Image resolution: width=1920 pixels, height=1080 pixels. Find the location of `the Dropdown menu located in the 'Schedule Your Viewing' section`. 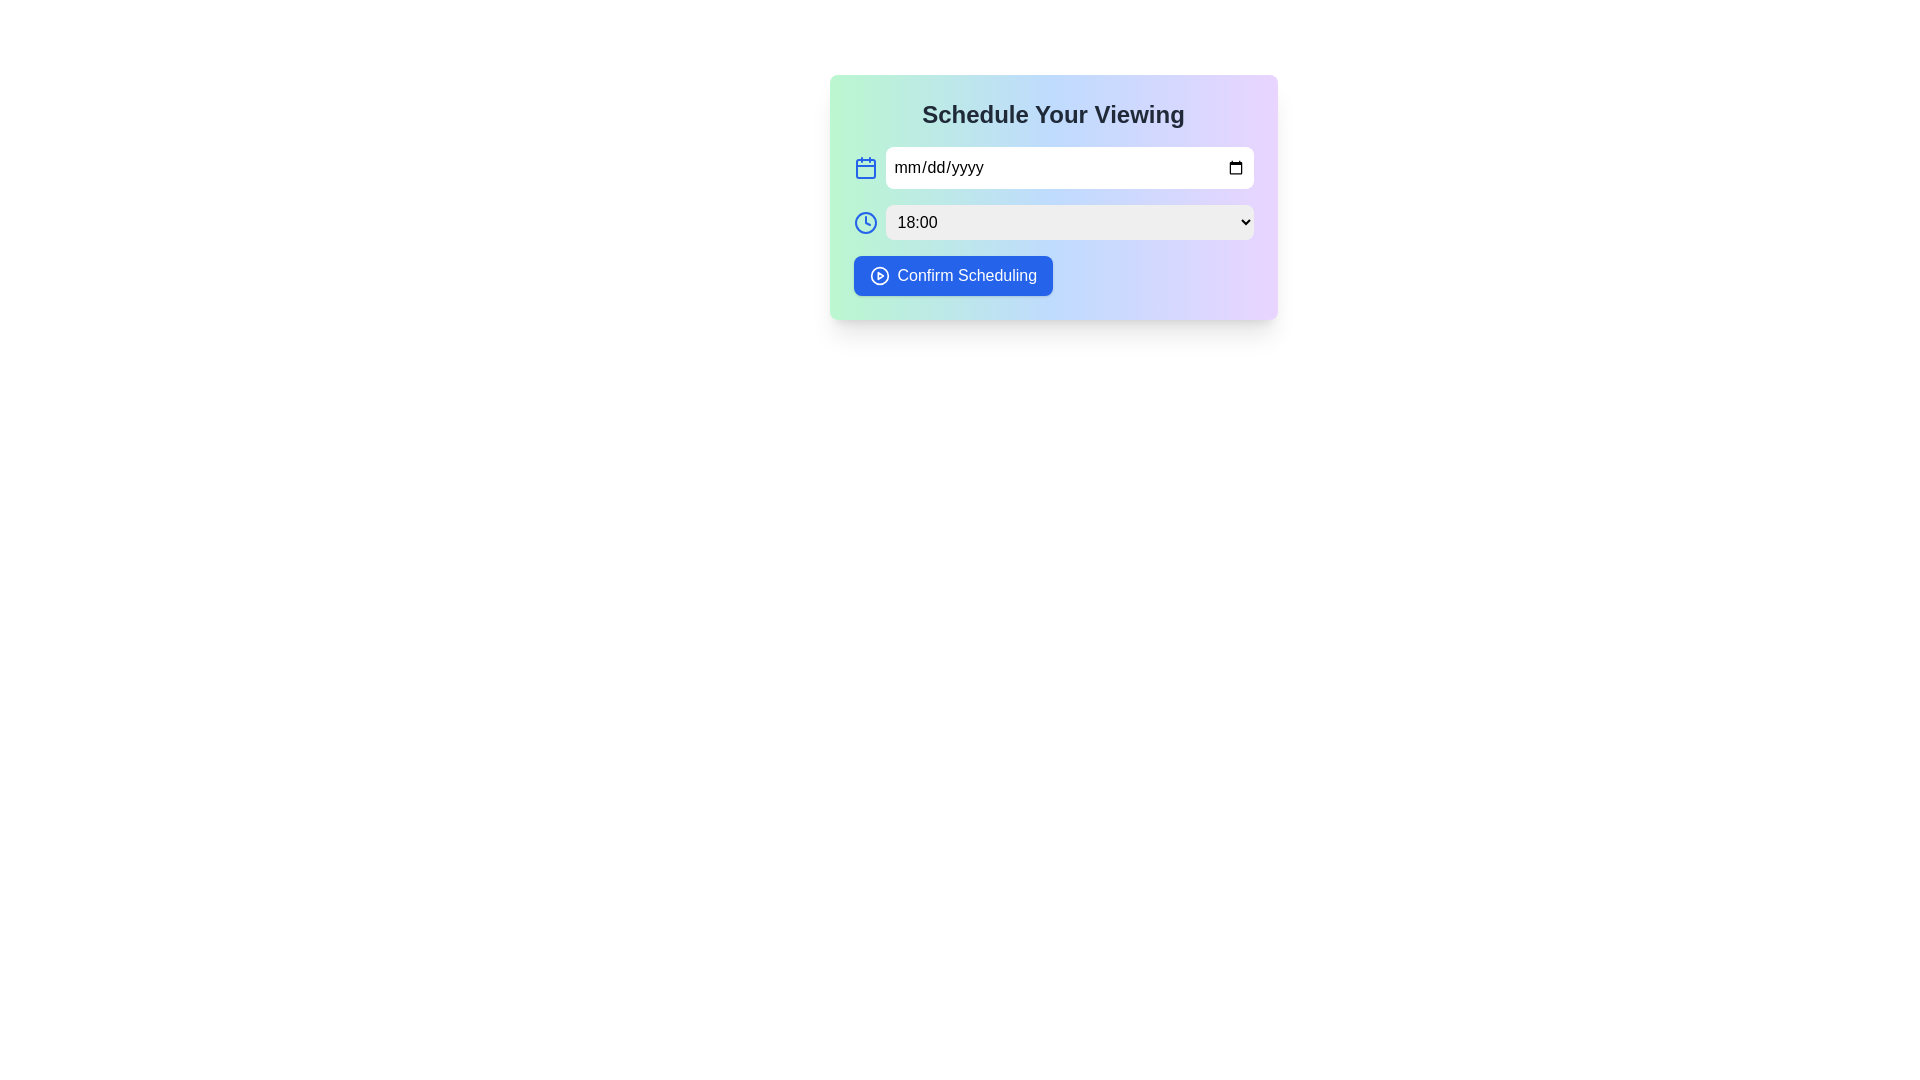

the Dropdown menu located in the 'Schedule Your Viewing' section is located at coordinates (1052, 222).